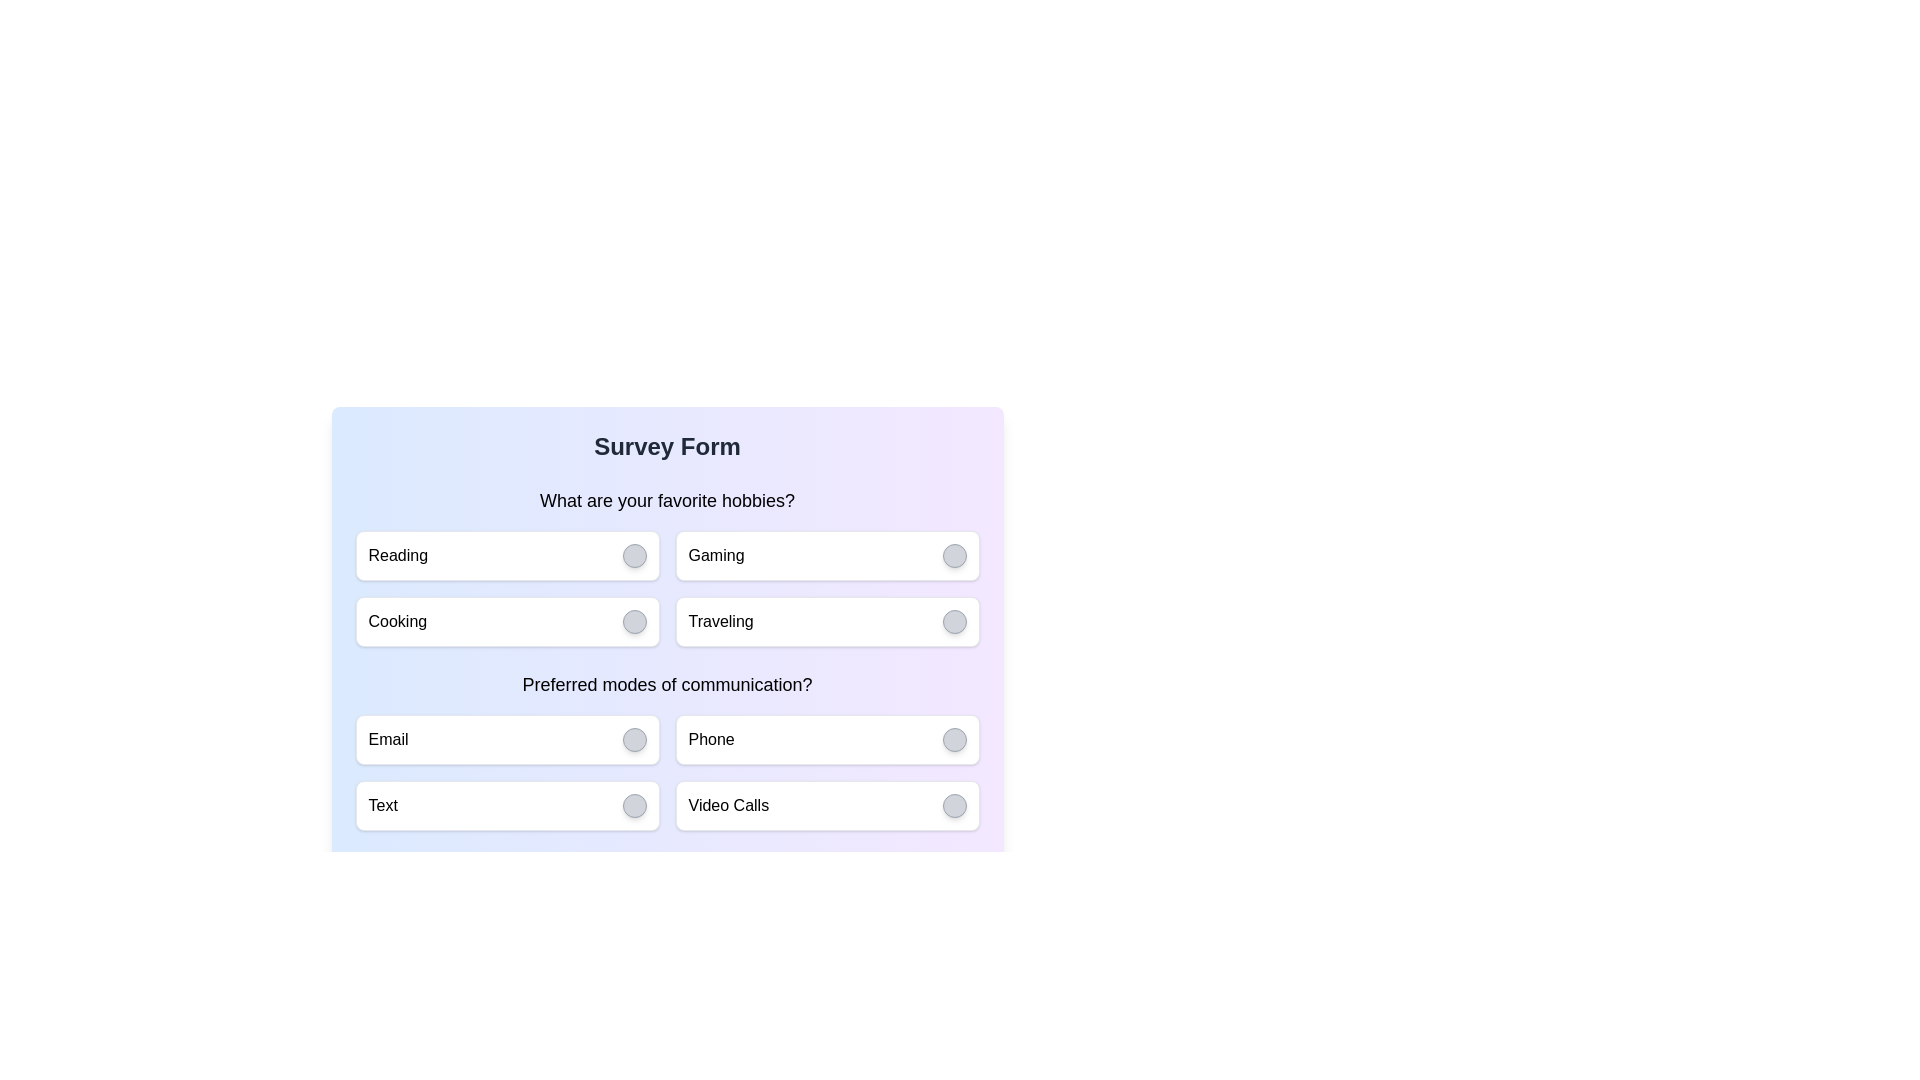 This screenshot has width=1920, height=1080. I want to click on the 'Phone' option in the communication preference survey, so click(827, 740).